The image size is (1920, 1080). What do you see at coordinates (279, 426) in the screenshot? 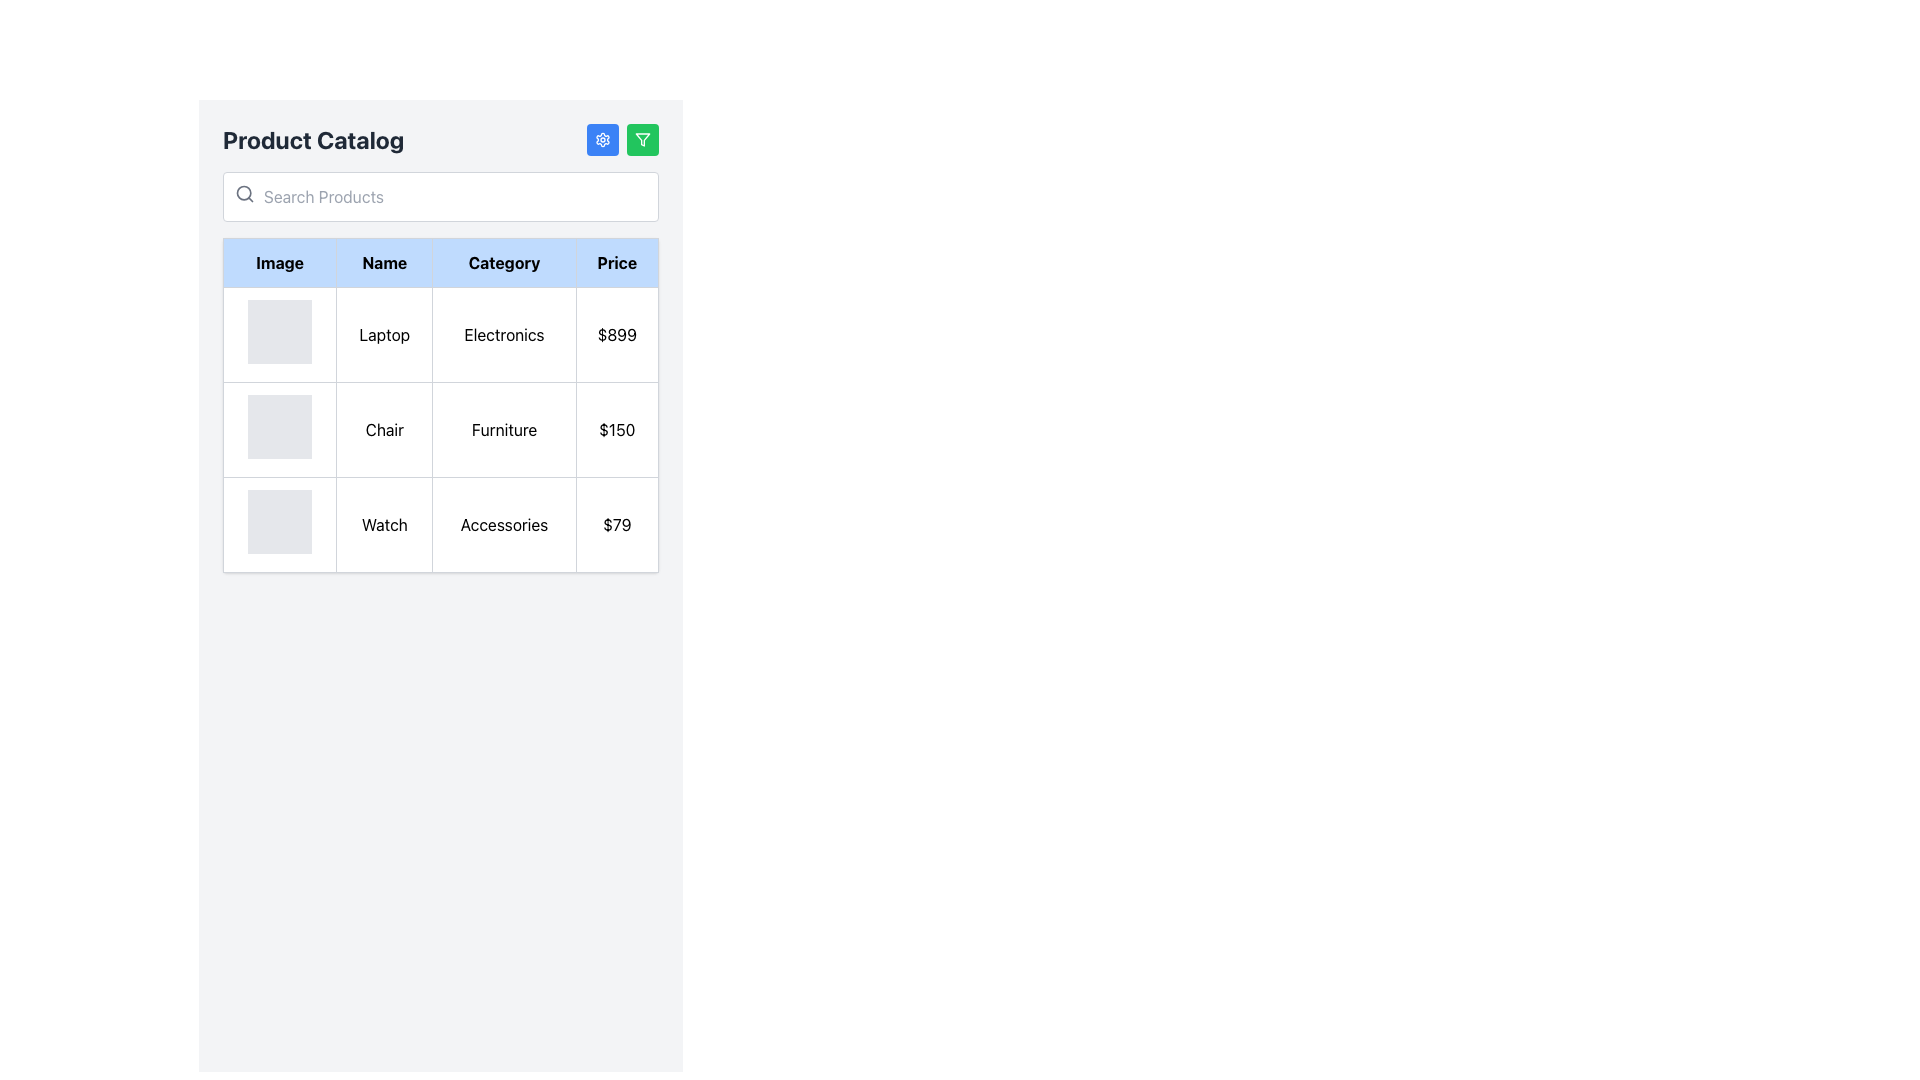
I see `the image placeholder representing the 'Chair' entry in the second row of the grid under the 'Image' column` at bounding box center [279, 426].